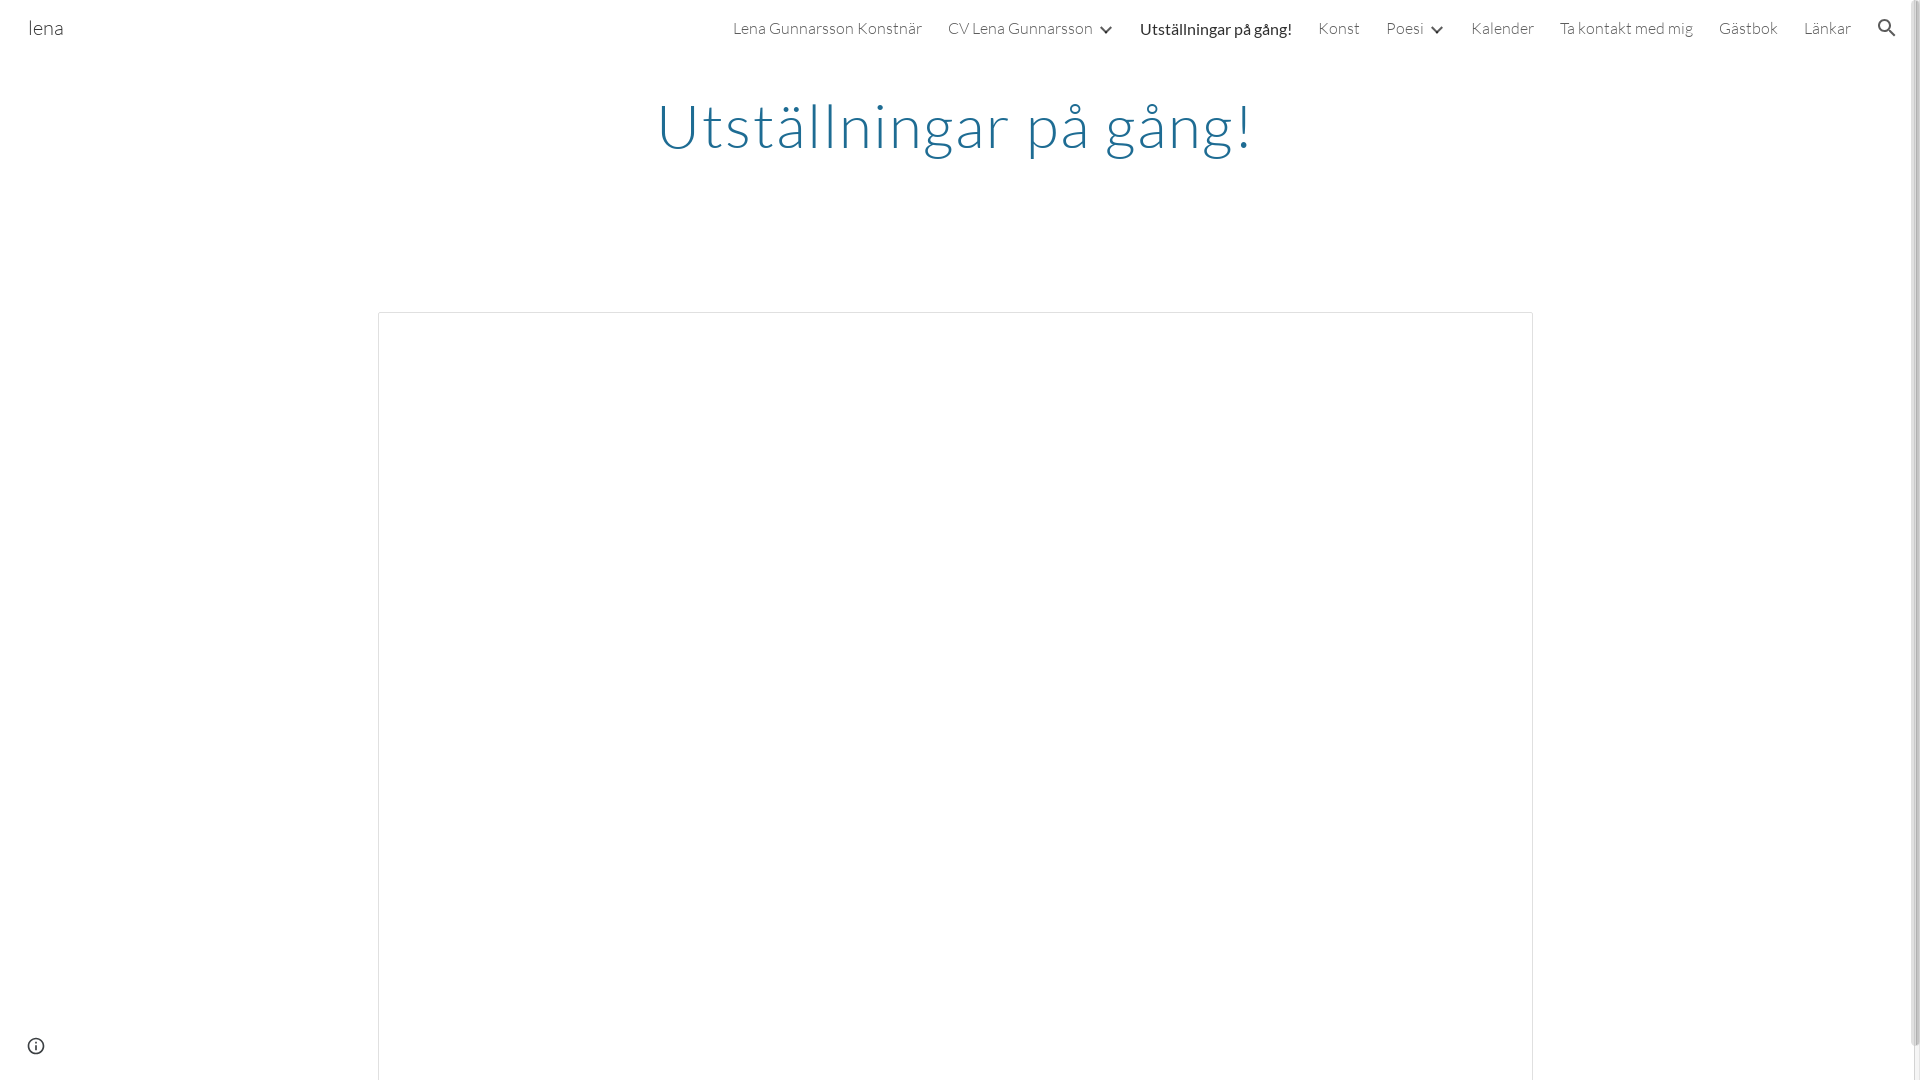 This screenshot has height=1080, width=1920. I want to click on 'CV Lena Gunnarsson', so click(1020, 27).